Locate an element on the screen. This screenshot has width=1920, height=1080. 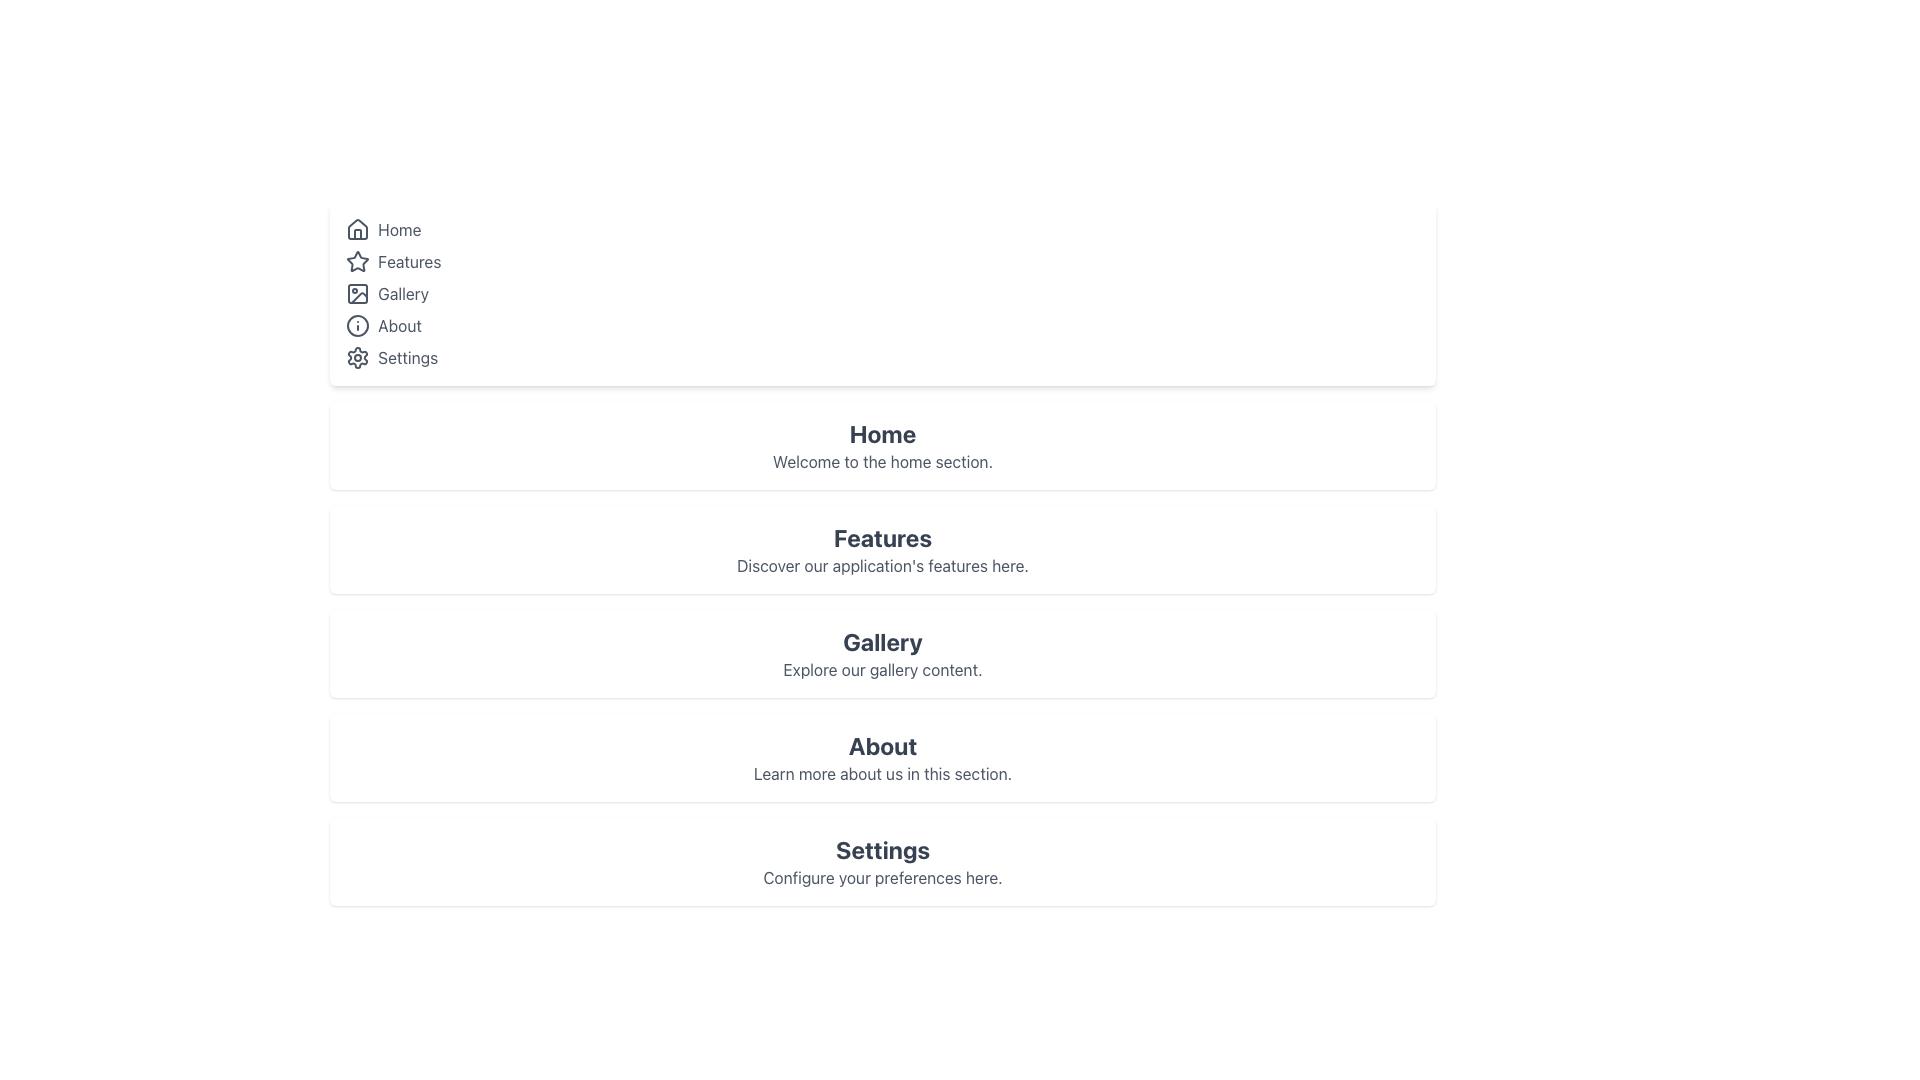
text of the Text Label that serves as a navigation link to the settings section, located below 'About', 'Gallery', and 'Features', and to the right of the cogwheel icon is located at coordinates (407, 357).